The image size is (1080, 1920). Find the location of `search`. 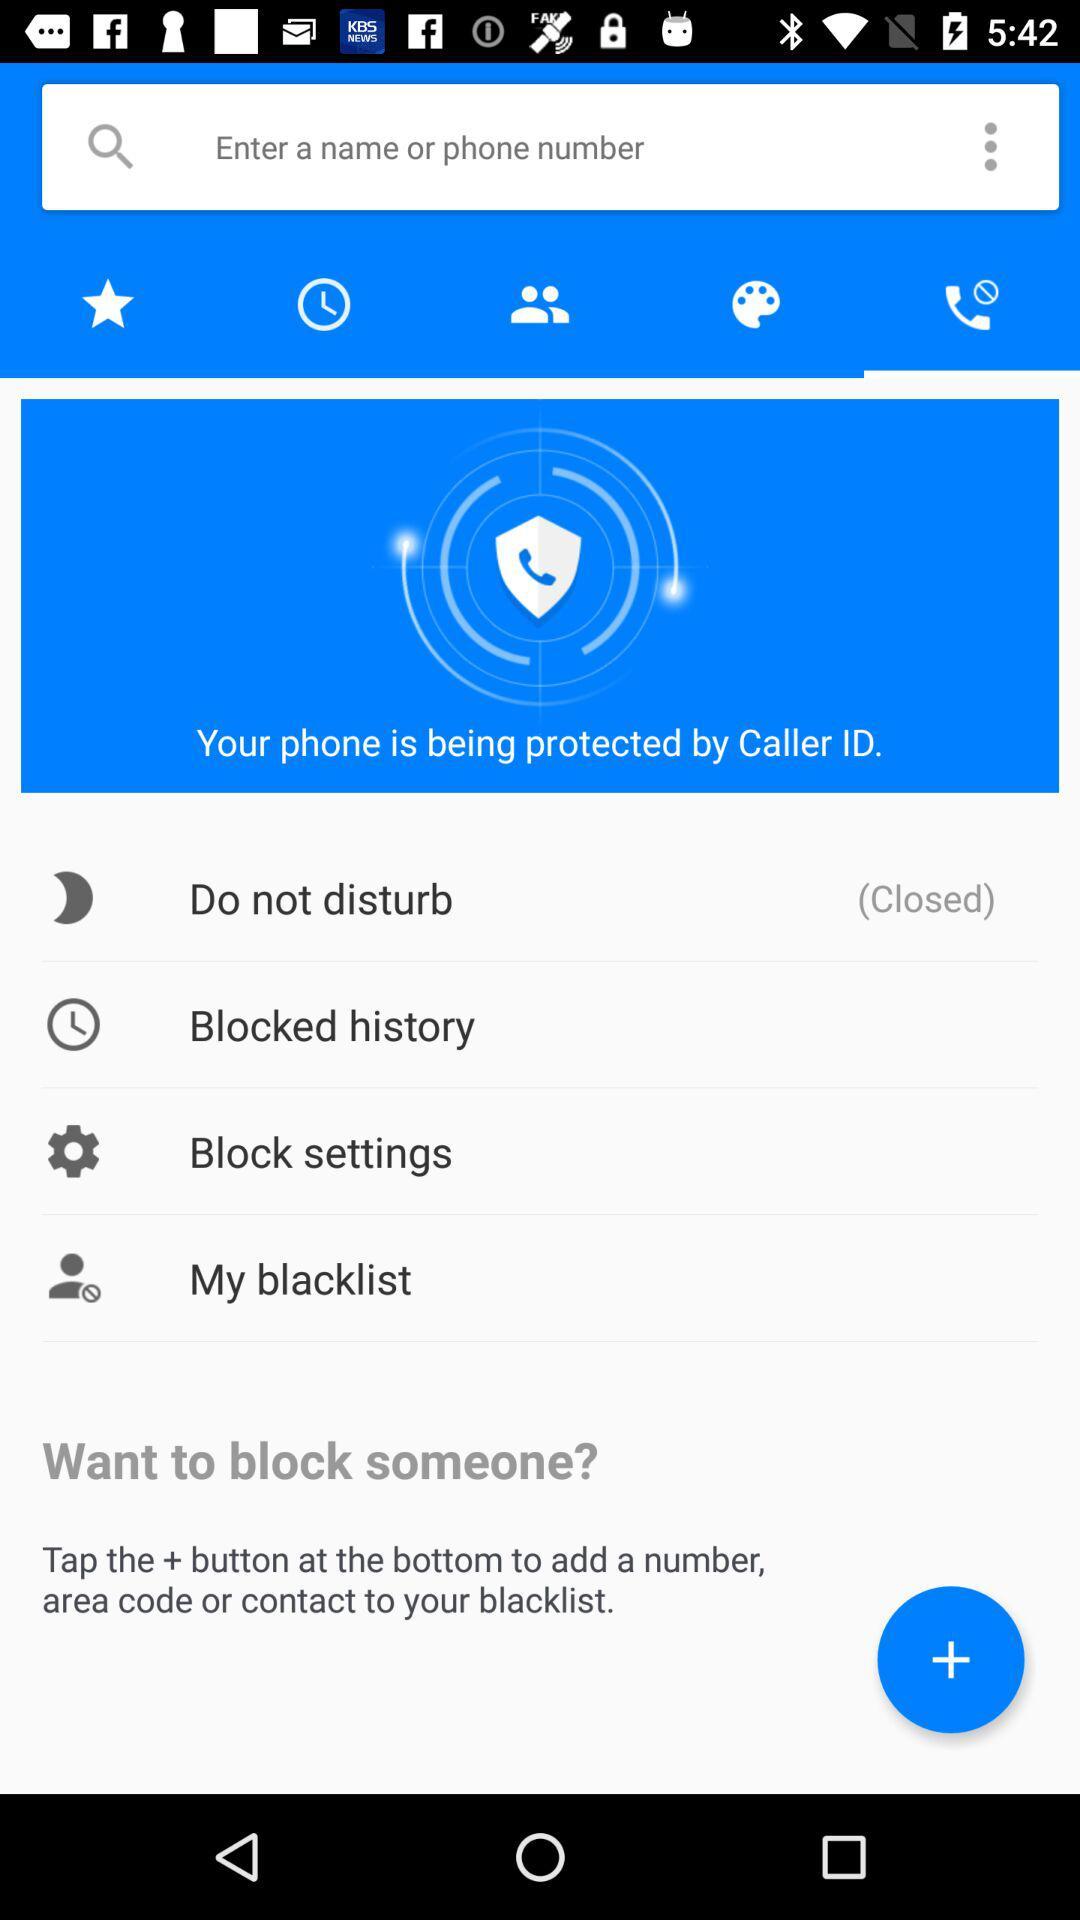

search is located at coordinates (110, 146).